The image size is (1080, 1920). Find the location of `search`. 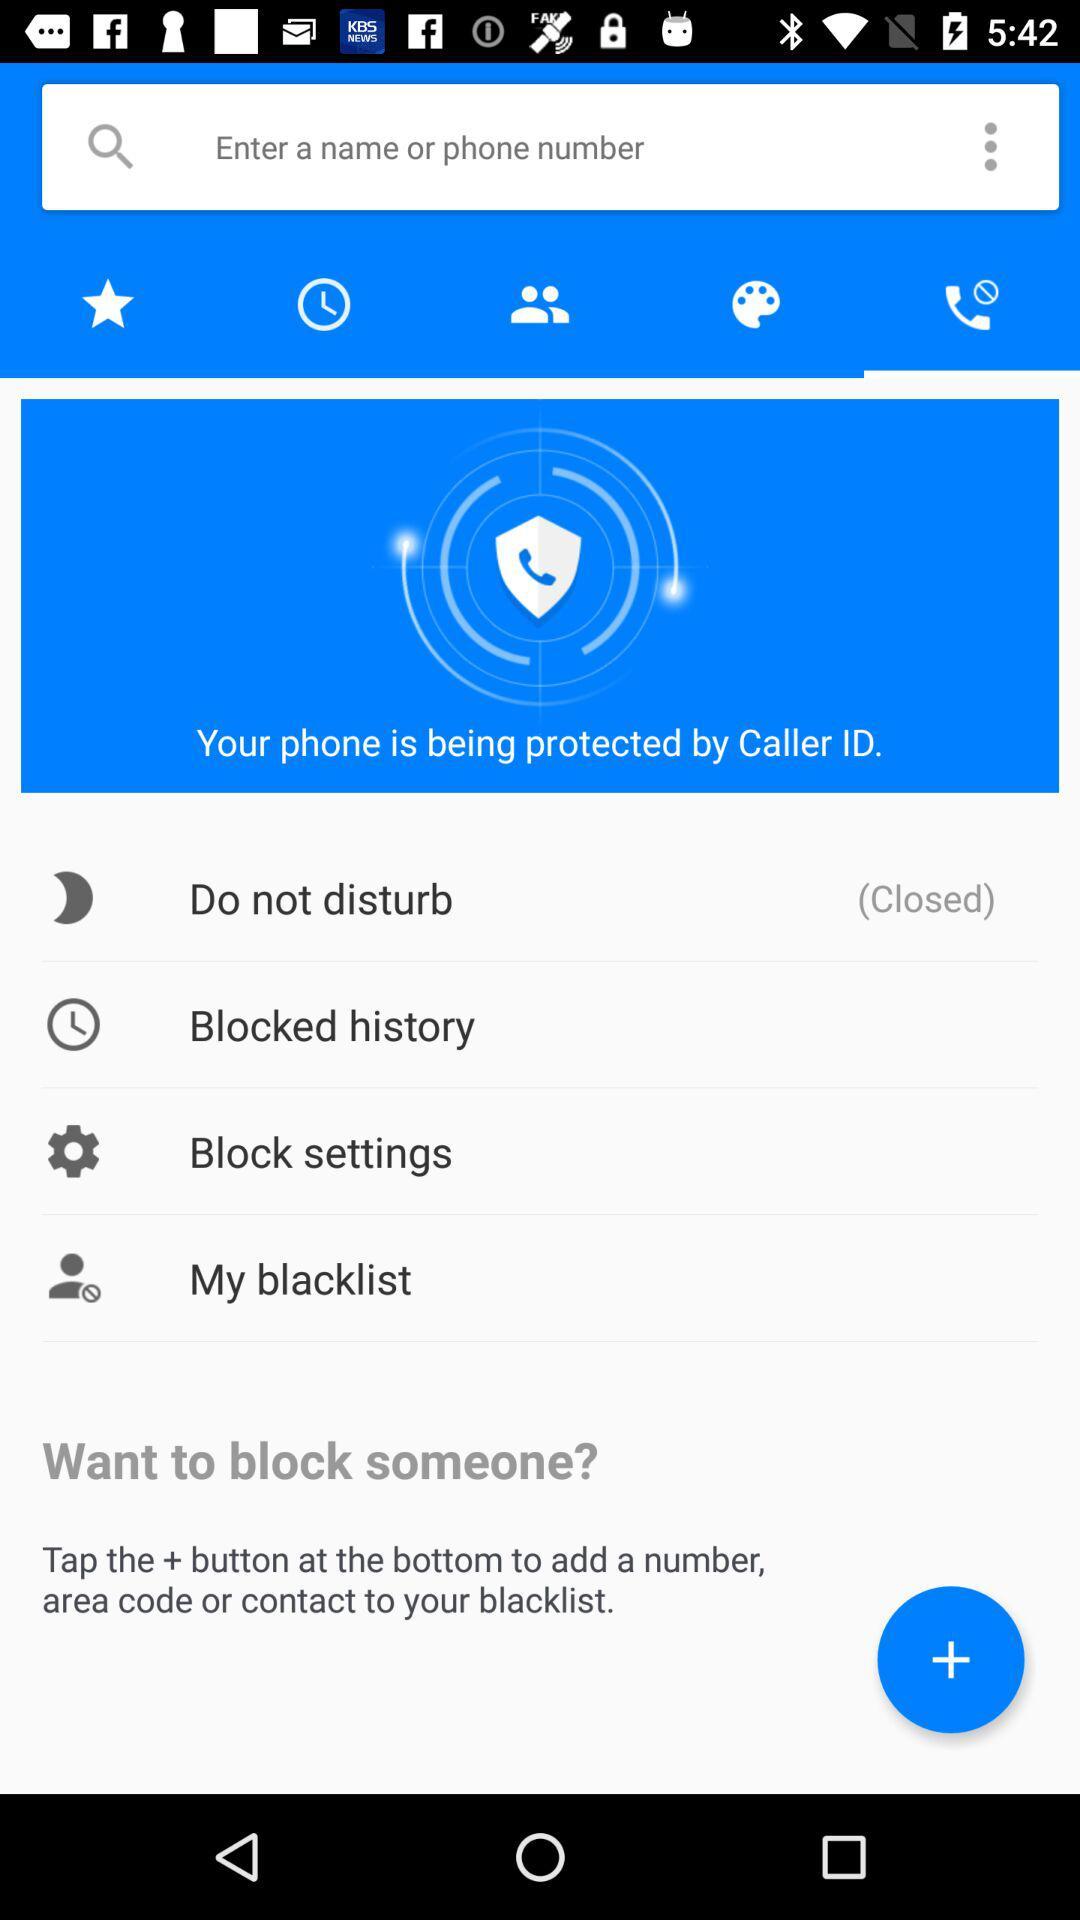

search is located at coordinates (110, 146).